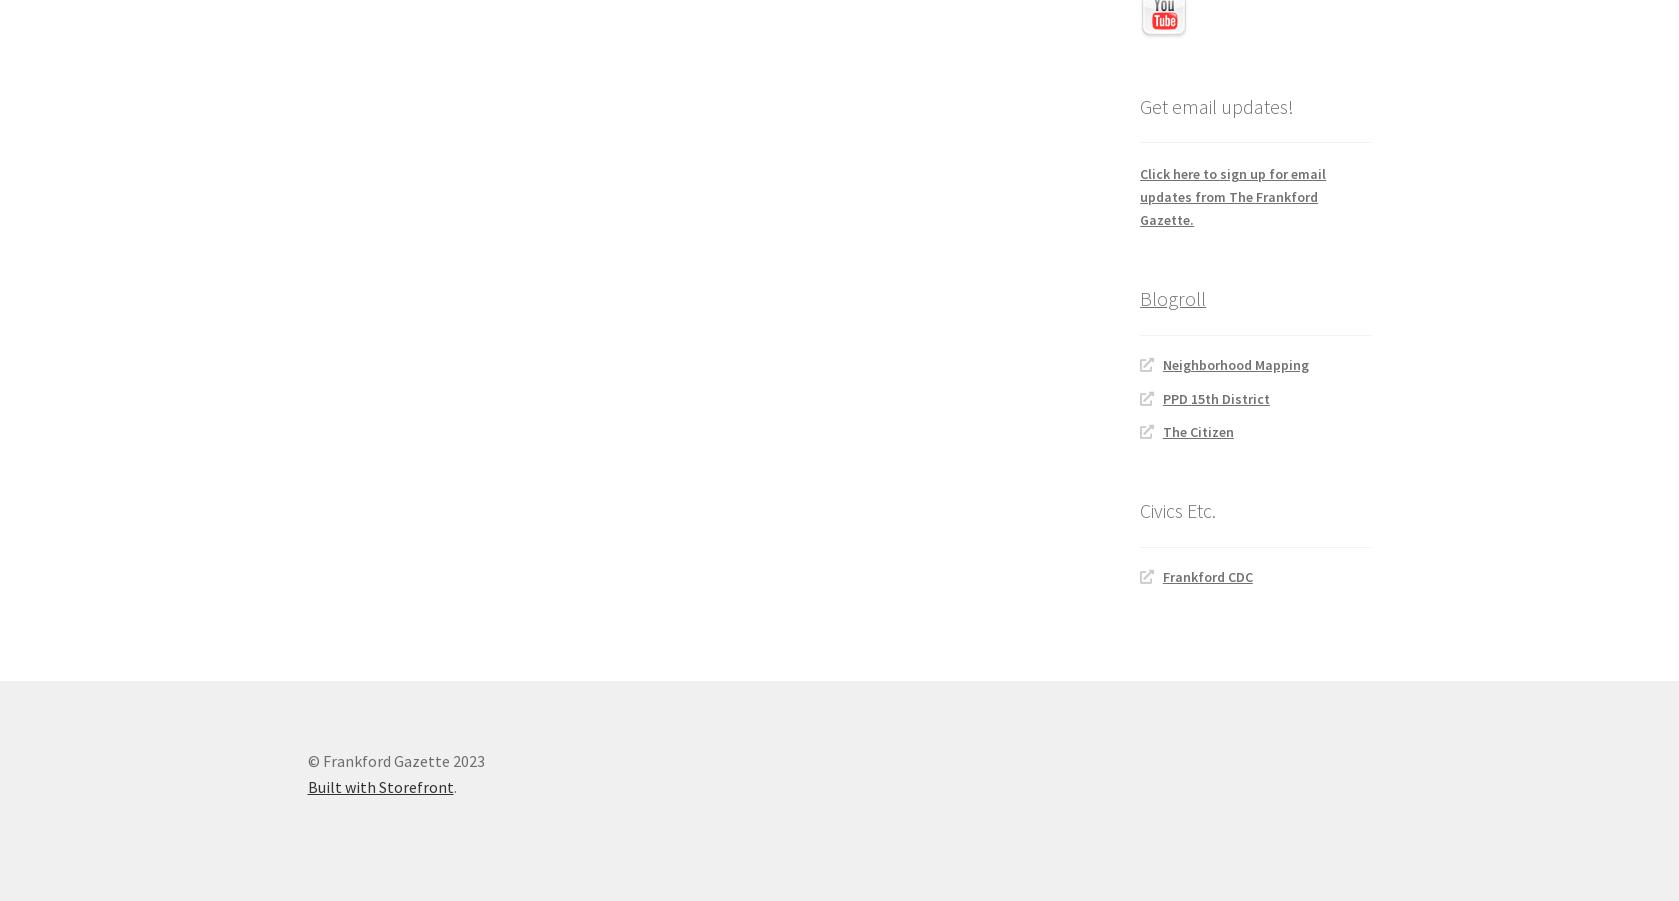 Image resolution: width=1679 pixels, height=901 pixels. I want to click on 'Built with Storefront', so click(379, 785).